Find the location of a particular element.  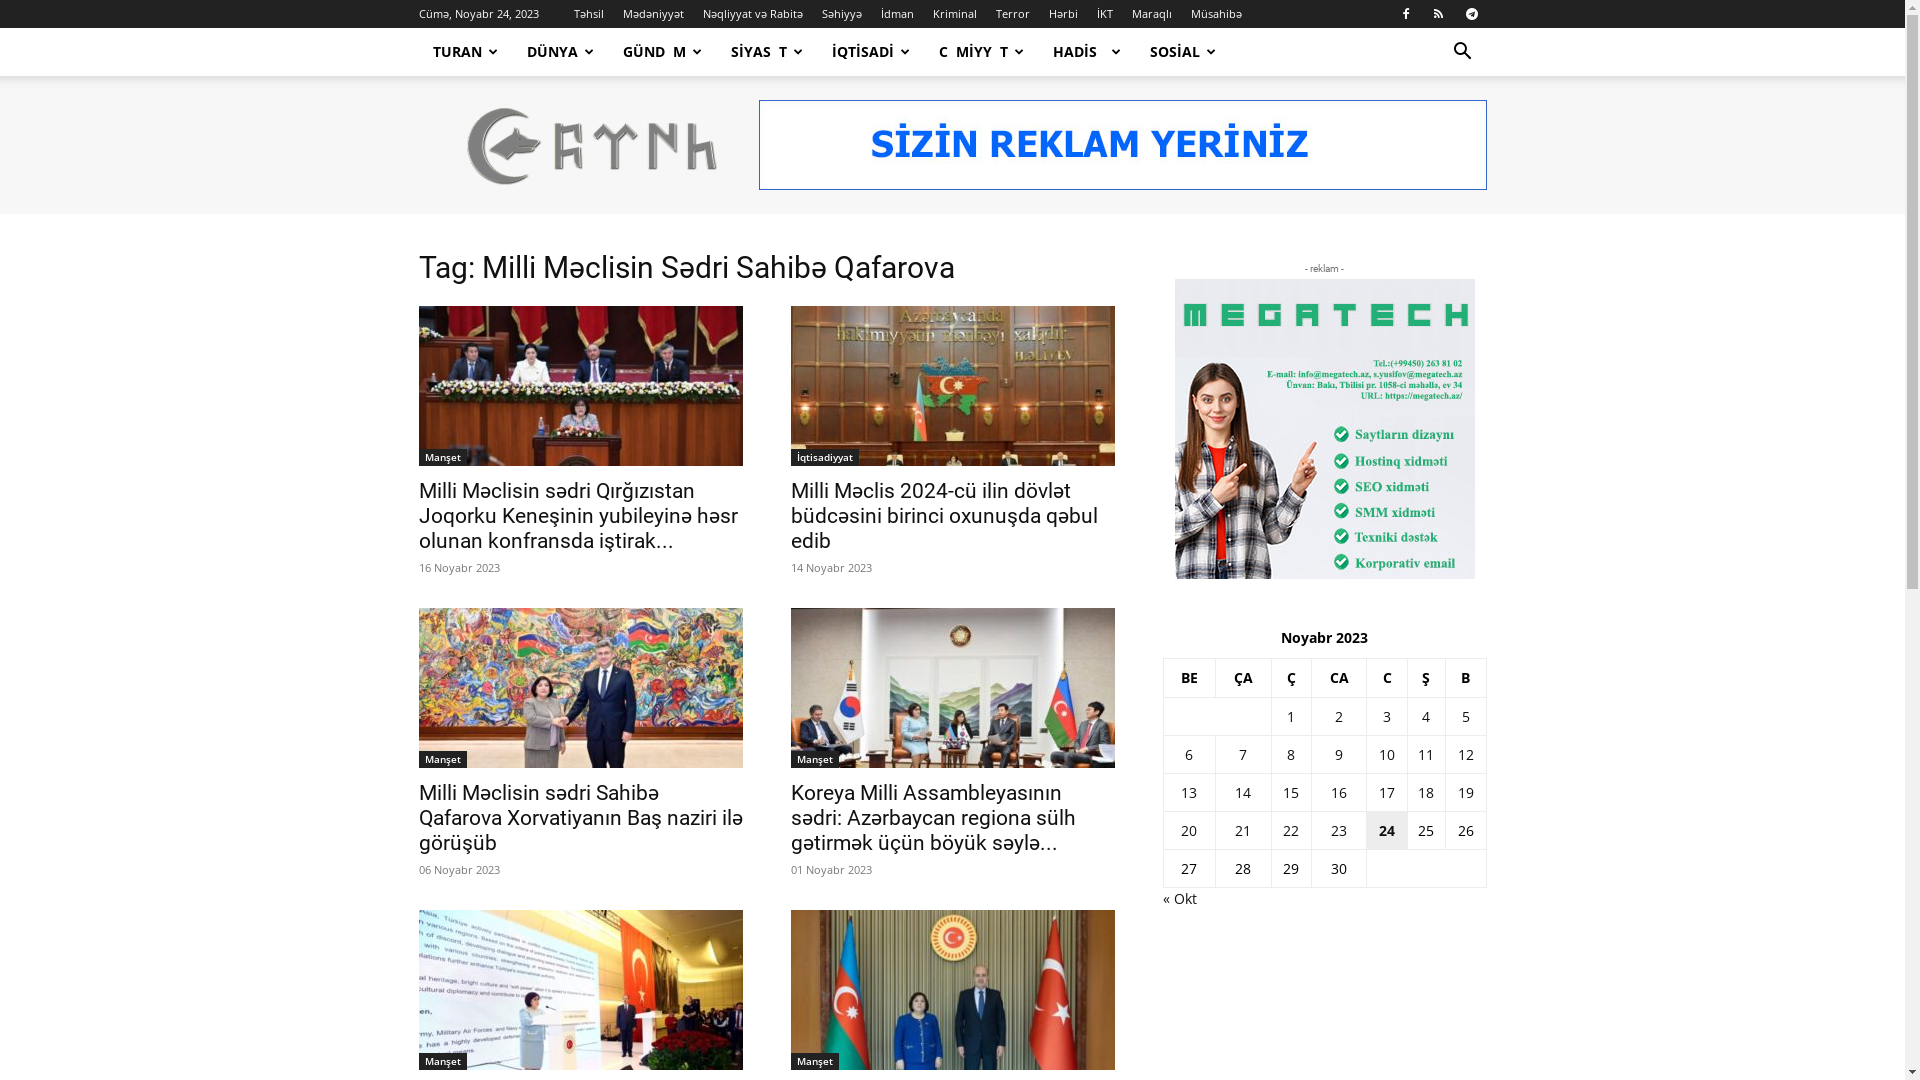

'23' is located at coordinates (1339, 830).